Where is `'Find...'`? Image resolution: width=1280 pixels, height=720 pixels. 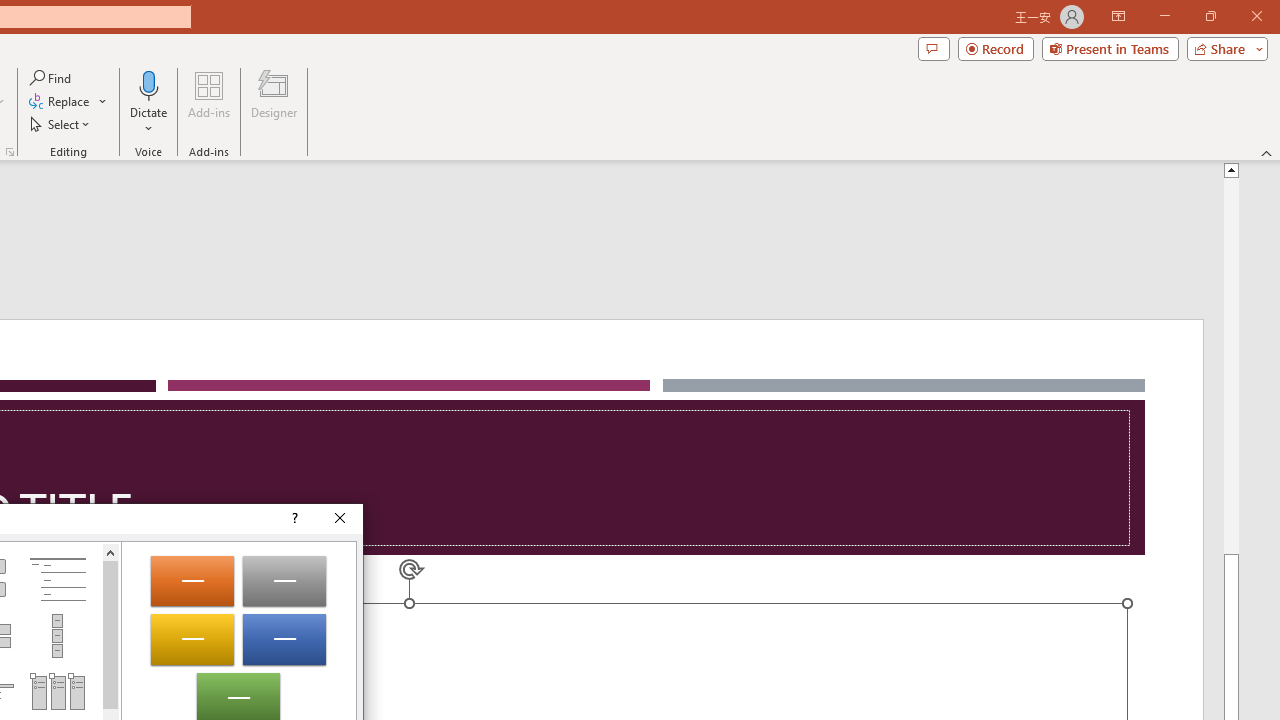
'Find...' is located at coordinates (51, 77).